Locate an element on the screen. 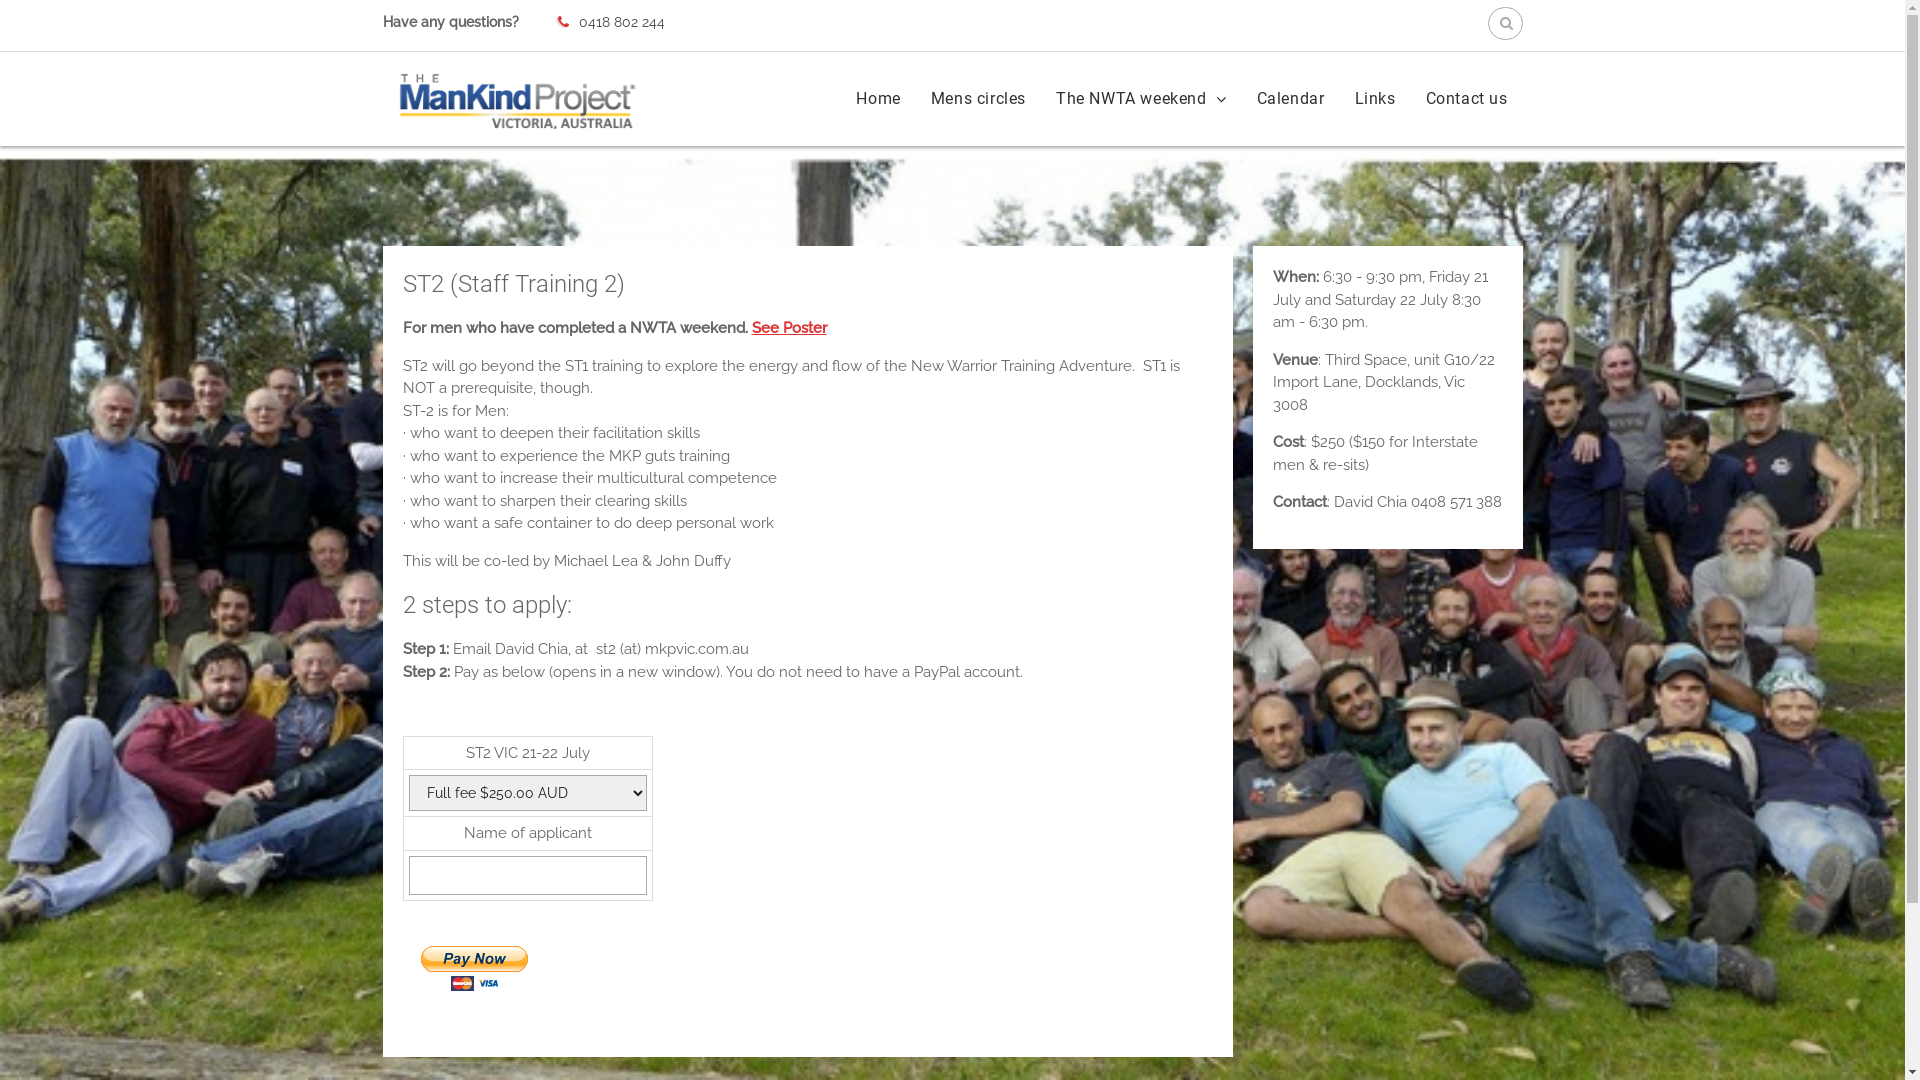 The image size is (1920, 1080). 'Contact us' is located at coordinates (1467, 99).